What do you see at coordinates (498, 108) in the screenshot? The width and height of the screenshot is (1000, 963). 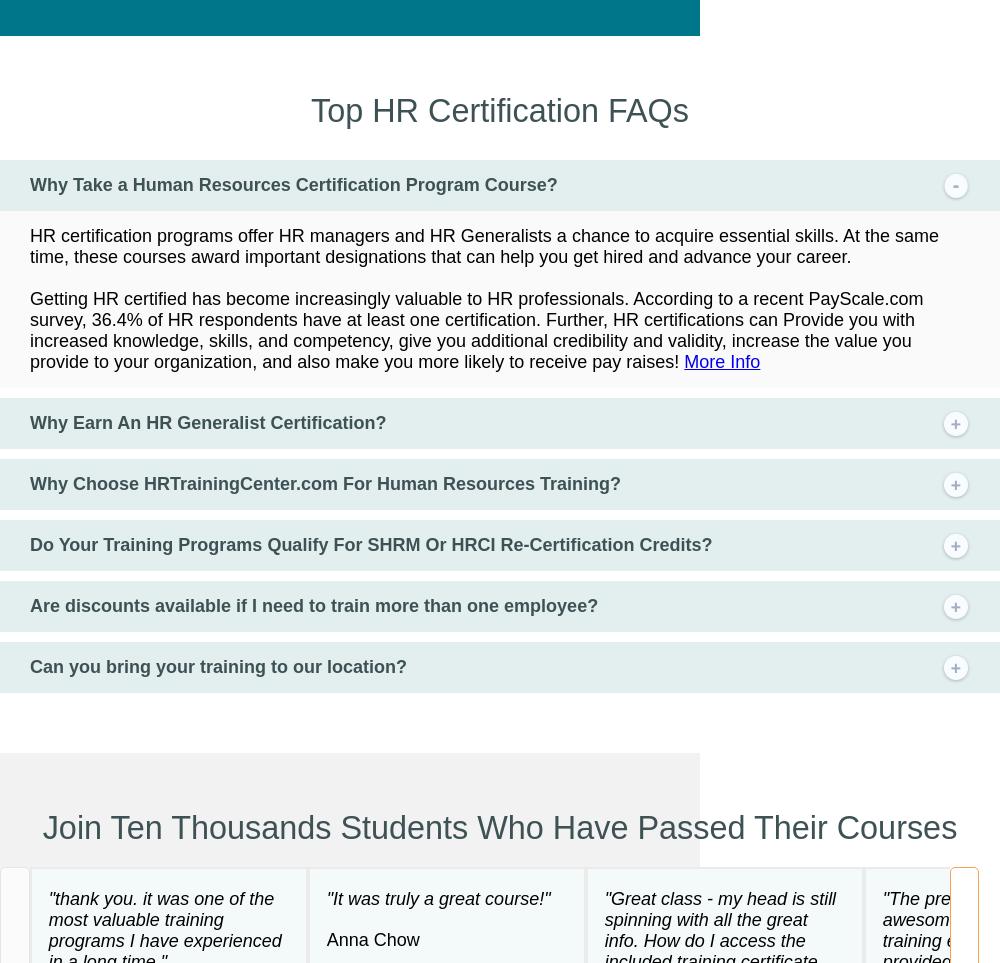 I see `'Top HR Certification FAQs'` at bounding box center [498, 108].